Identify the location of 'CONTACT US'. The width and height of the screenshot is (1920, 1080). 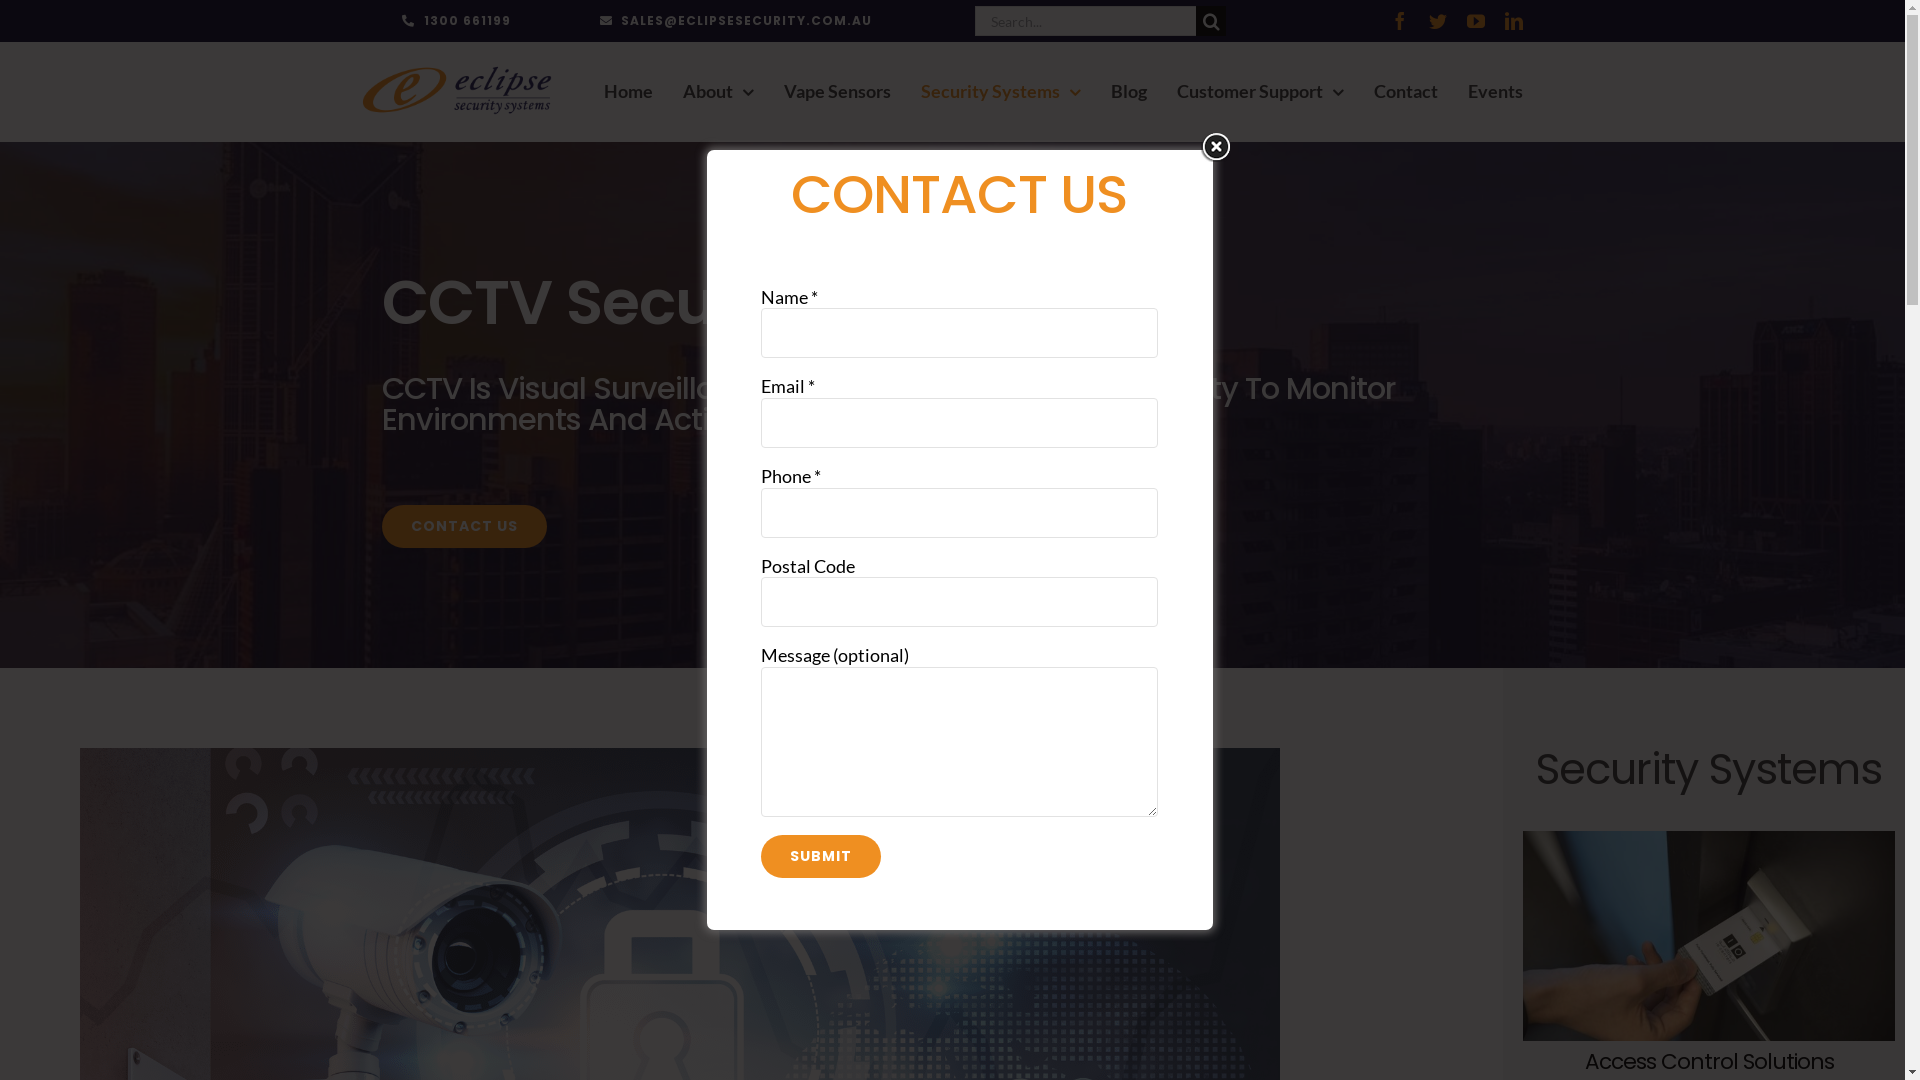
(463, 525).